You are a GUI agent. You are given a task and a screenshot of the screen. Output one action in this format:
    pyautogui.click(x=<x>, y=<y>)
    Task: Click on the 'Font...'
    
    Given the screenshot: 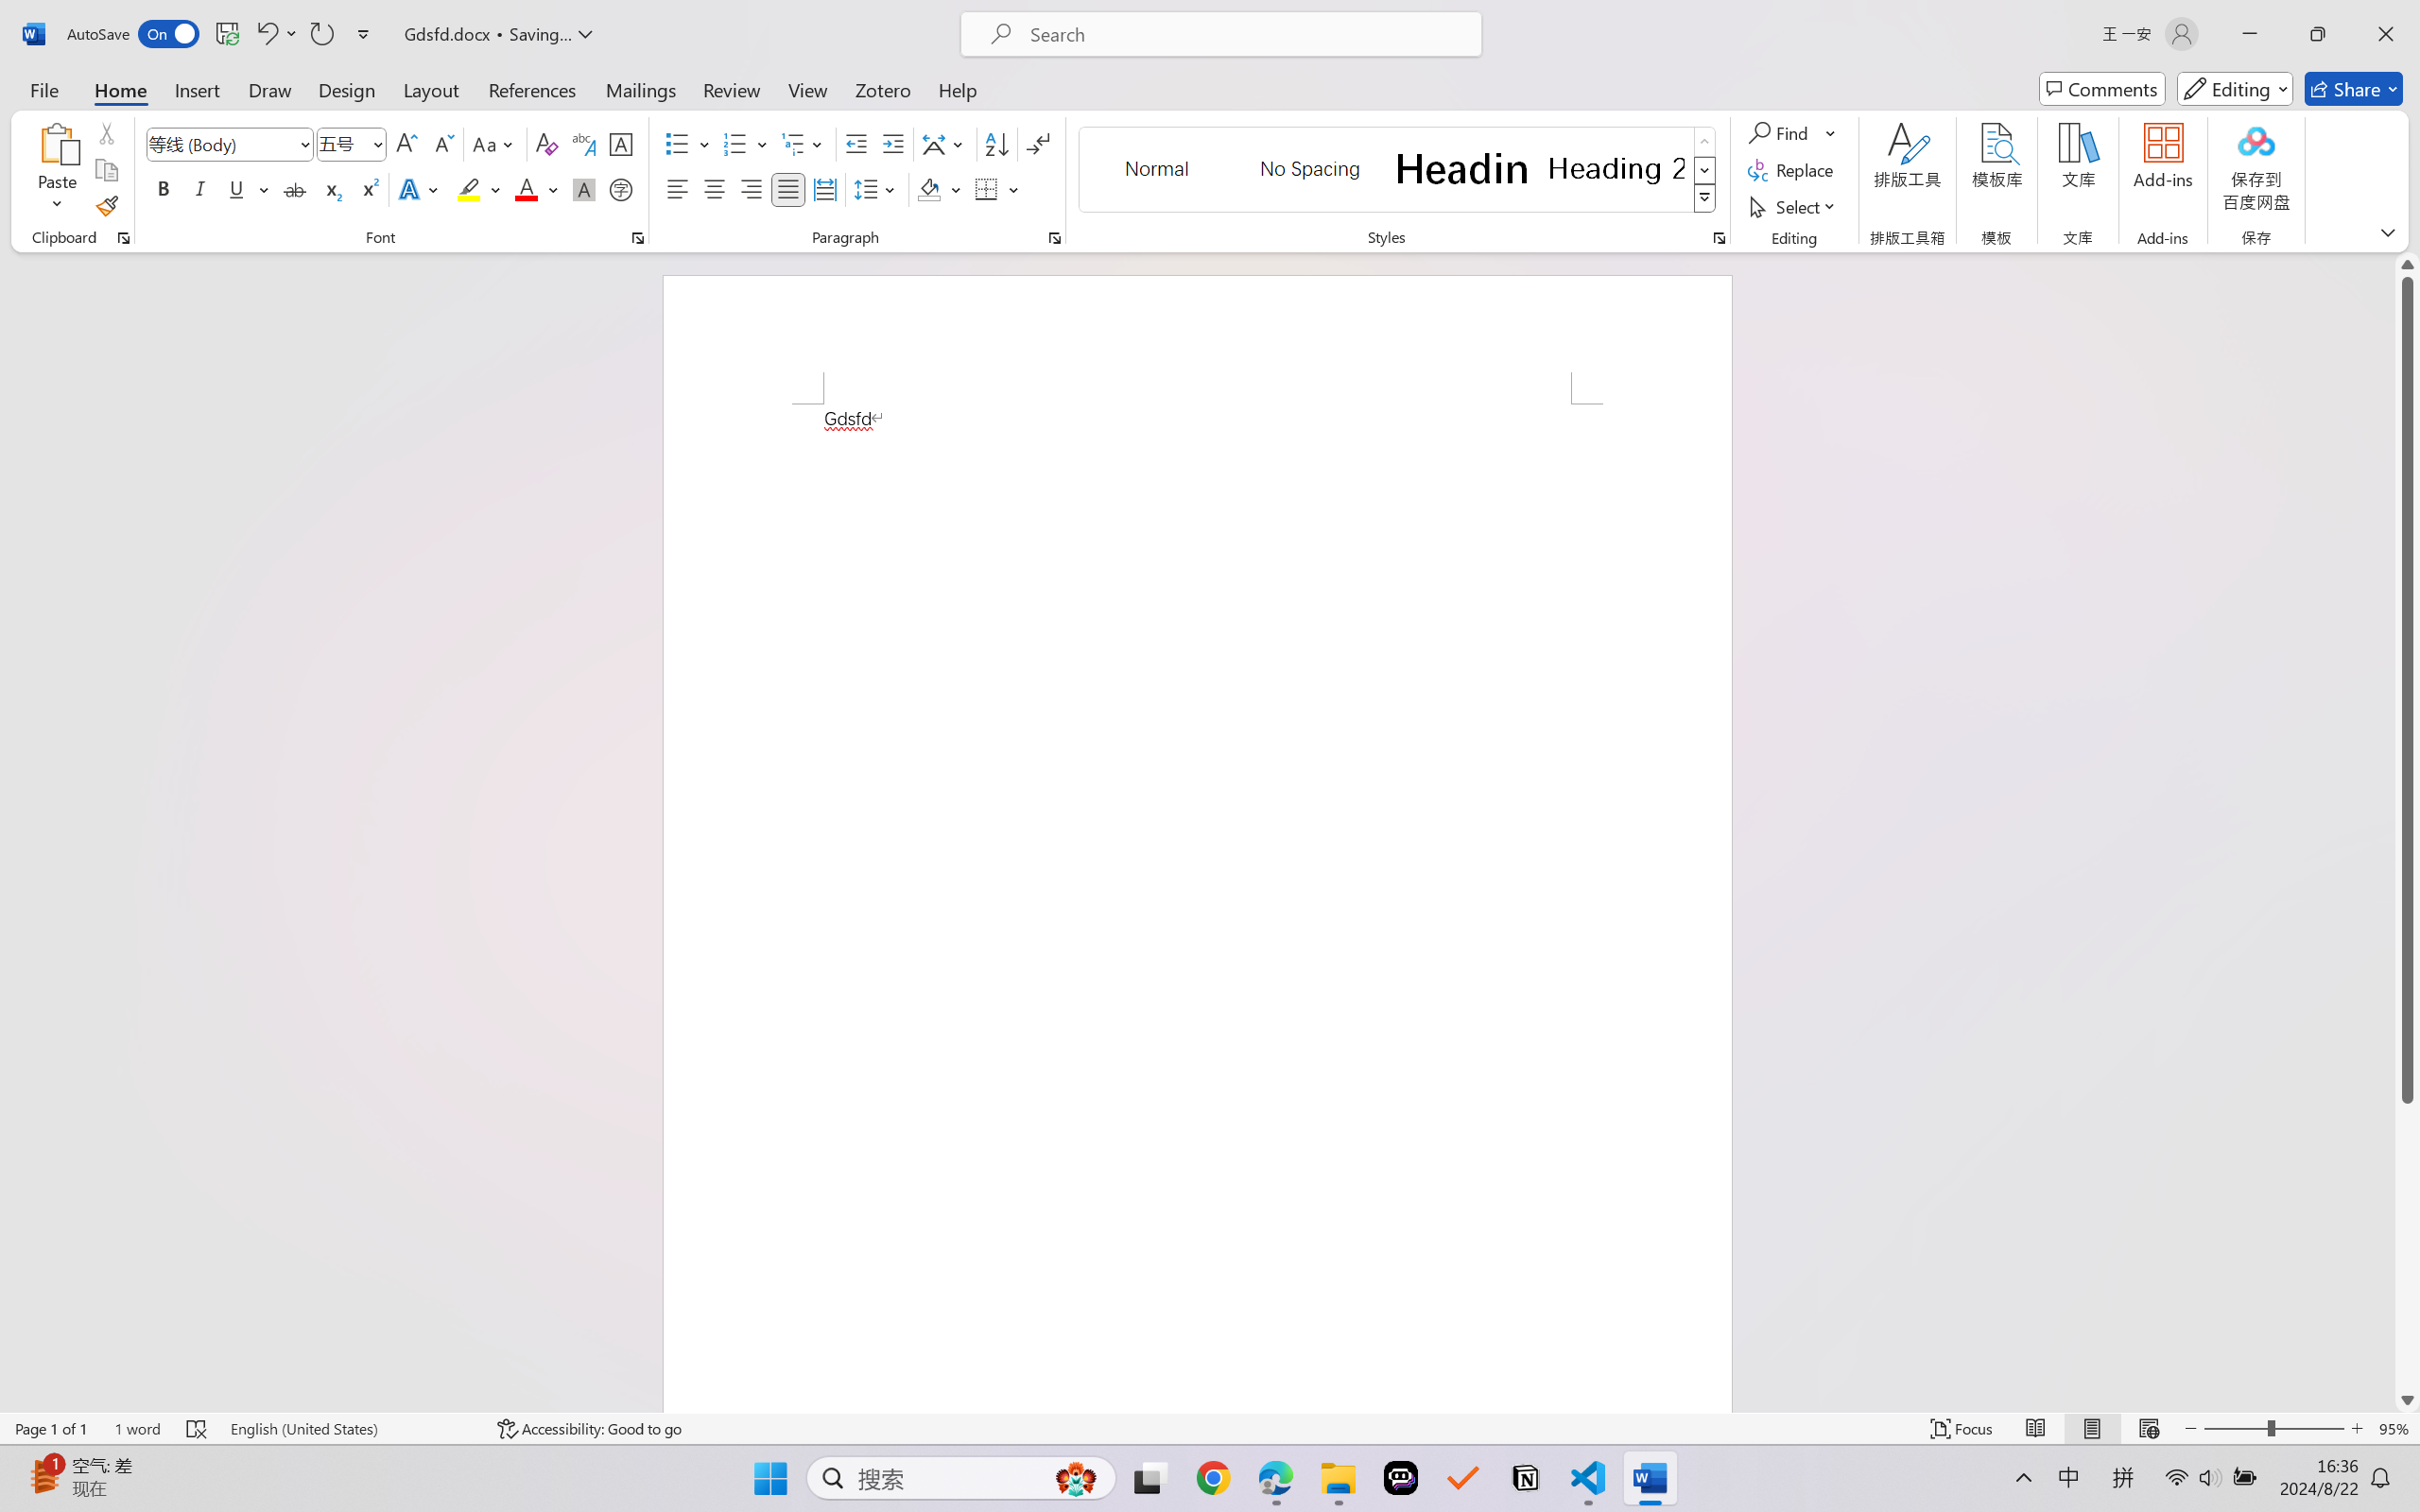 What is the action you would take?
    pyautogui.click(x=637, y=237)
    